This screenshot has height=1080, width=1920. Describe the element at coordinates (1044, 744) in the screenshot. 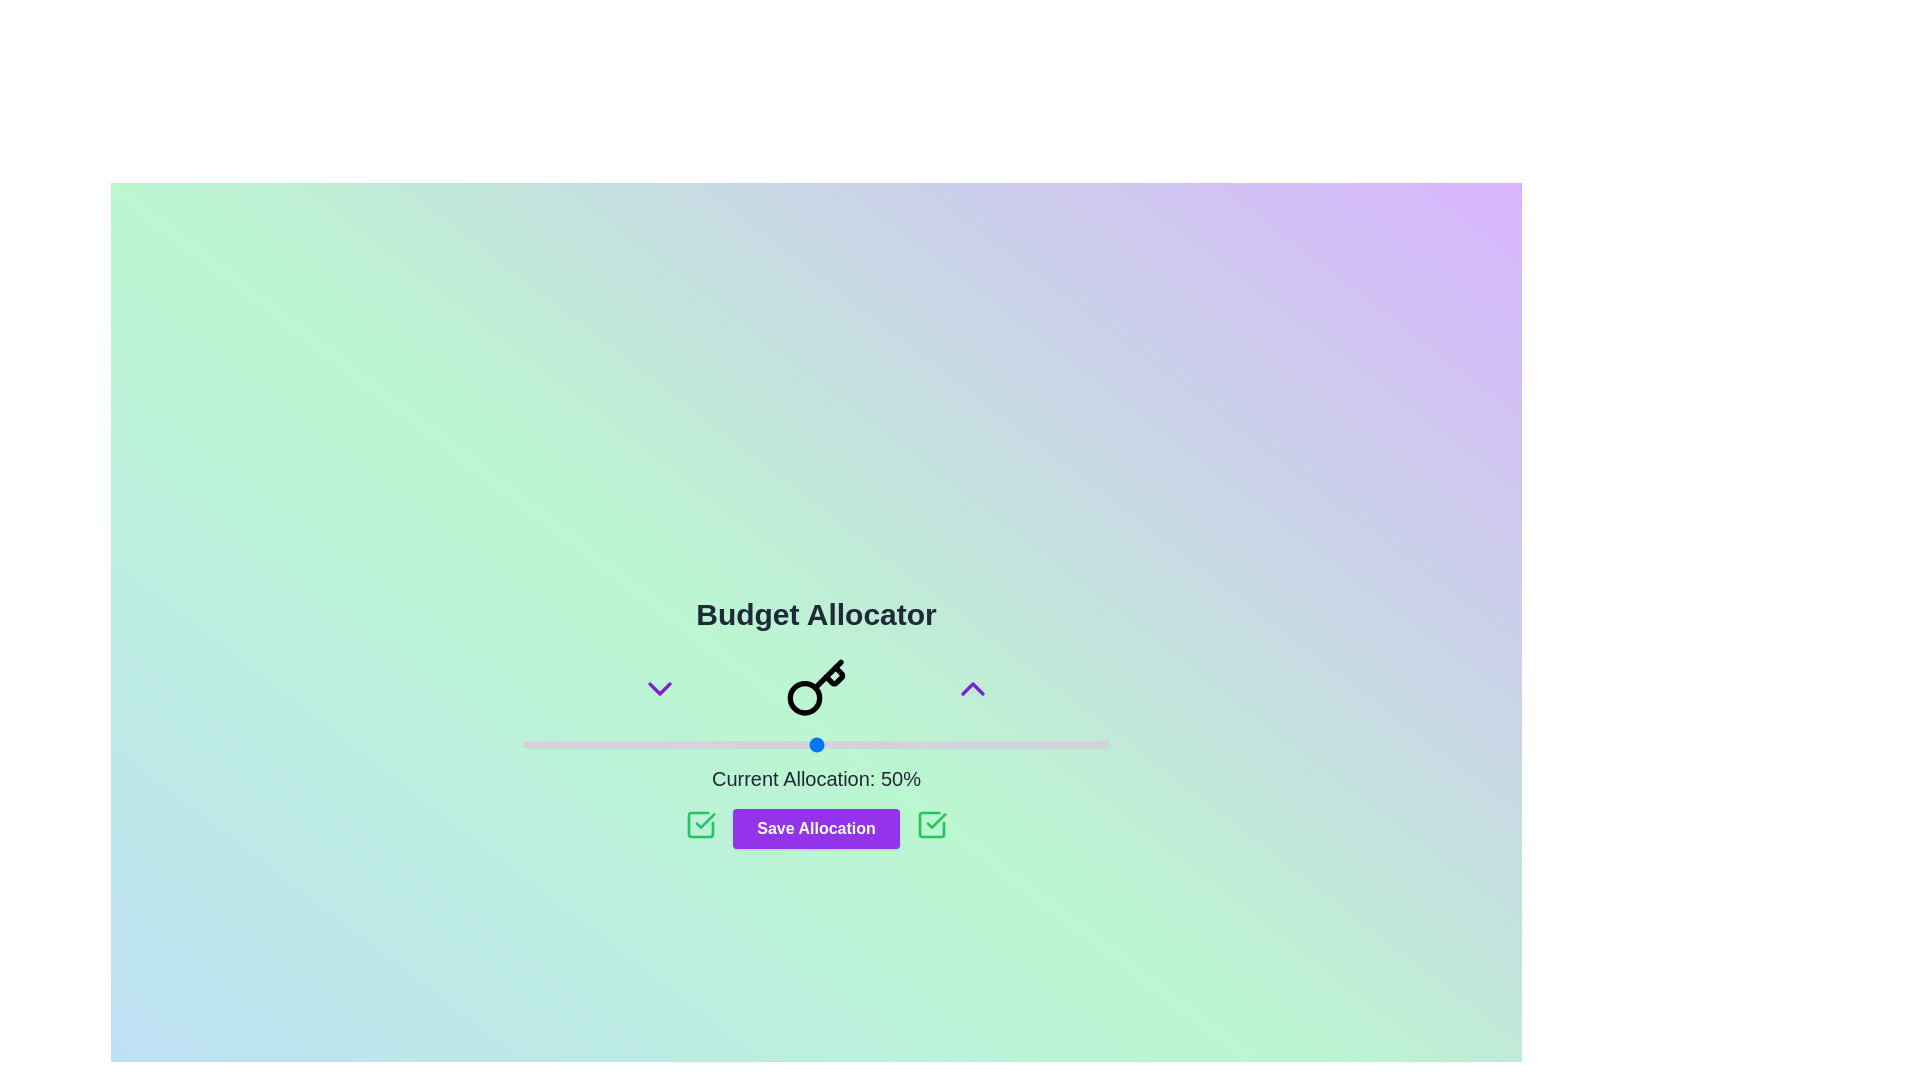

I see `the slider to set the budget to 89%` at that location.